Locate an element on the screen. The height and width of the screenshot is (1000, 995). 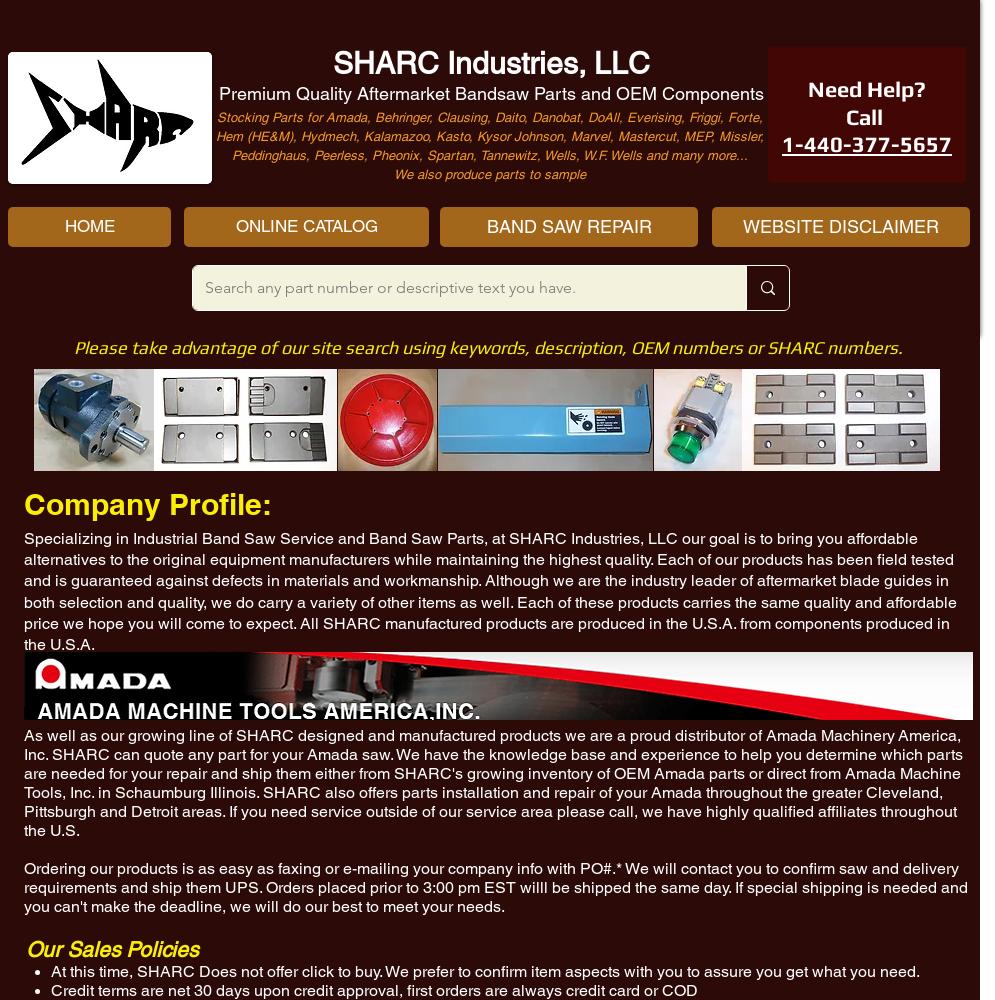
'1-440-377-5657' is located at coordinates (867, 144).